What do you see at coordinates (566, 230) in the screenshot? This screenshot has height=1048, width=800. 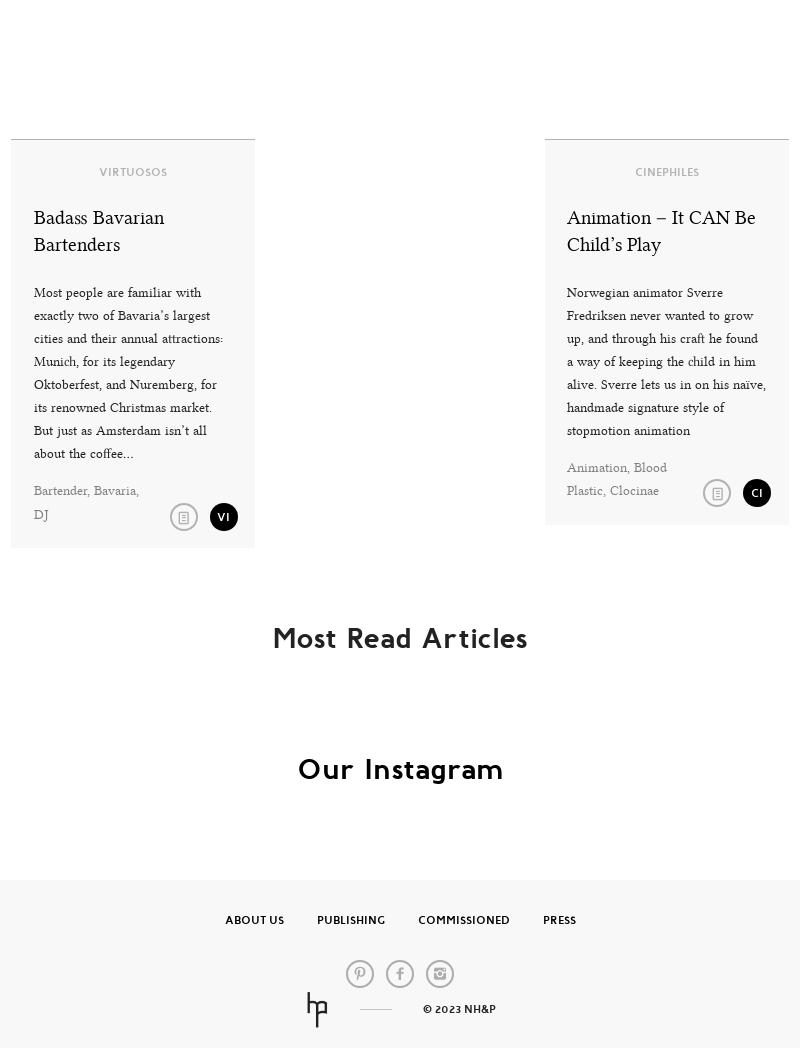 I see `'Animation – It CAN Be Child’s Play'` at bounding box center [566, 230].